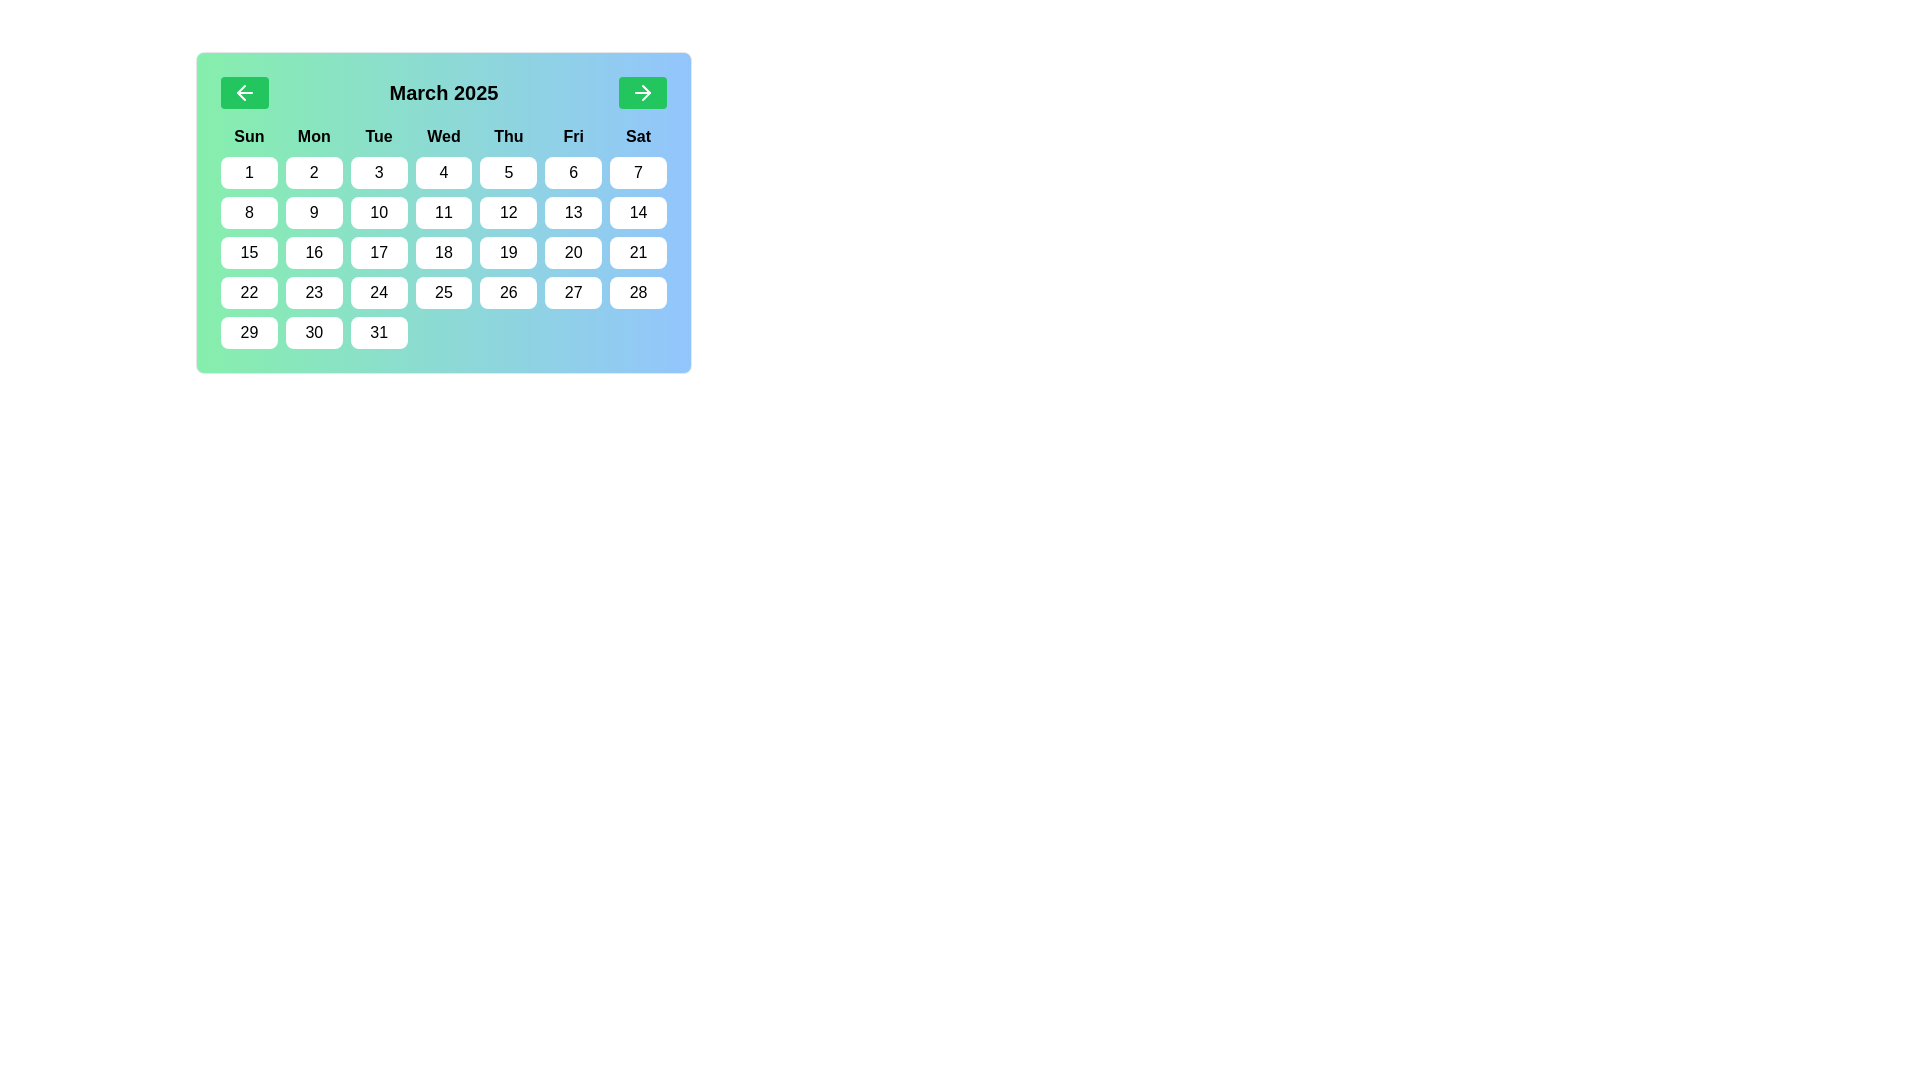 Image resolution: width=1920 pixels, height=1080 pixels. I want to click on the button representing the 21st day of the month in the calendar interface, so click(637, 252).